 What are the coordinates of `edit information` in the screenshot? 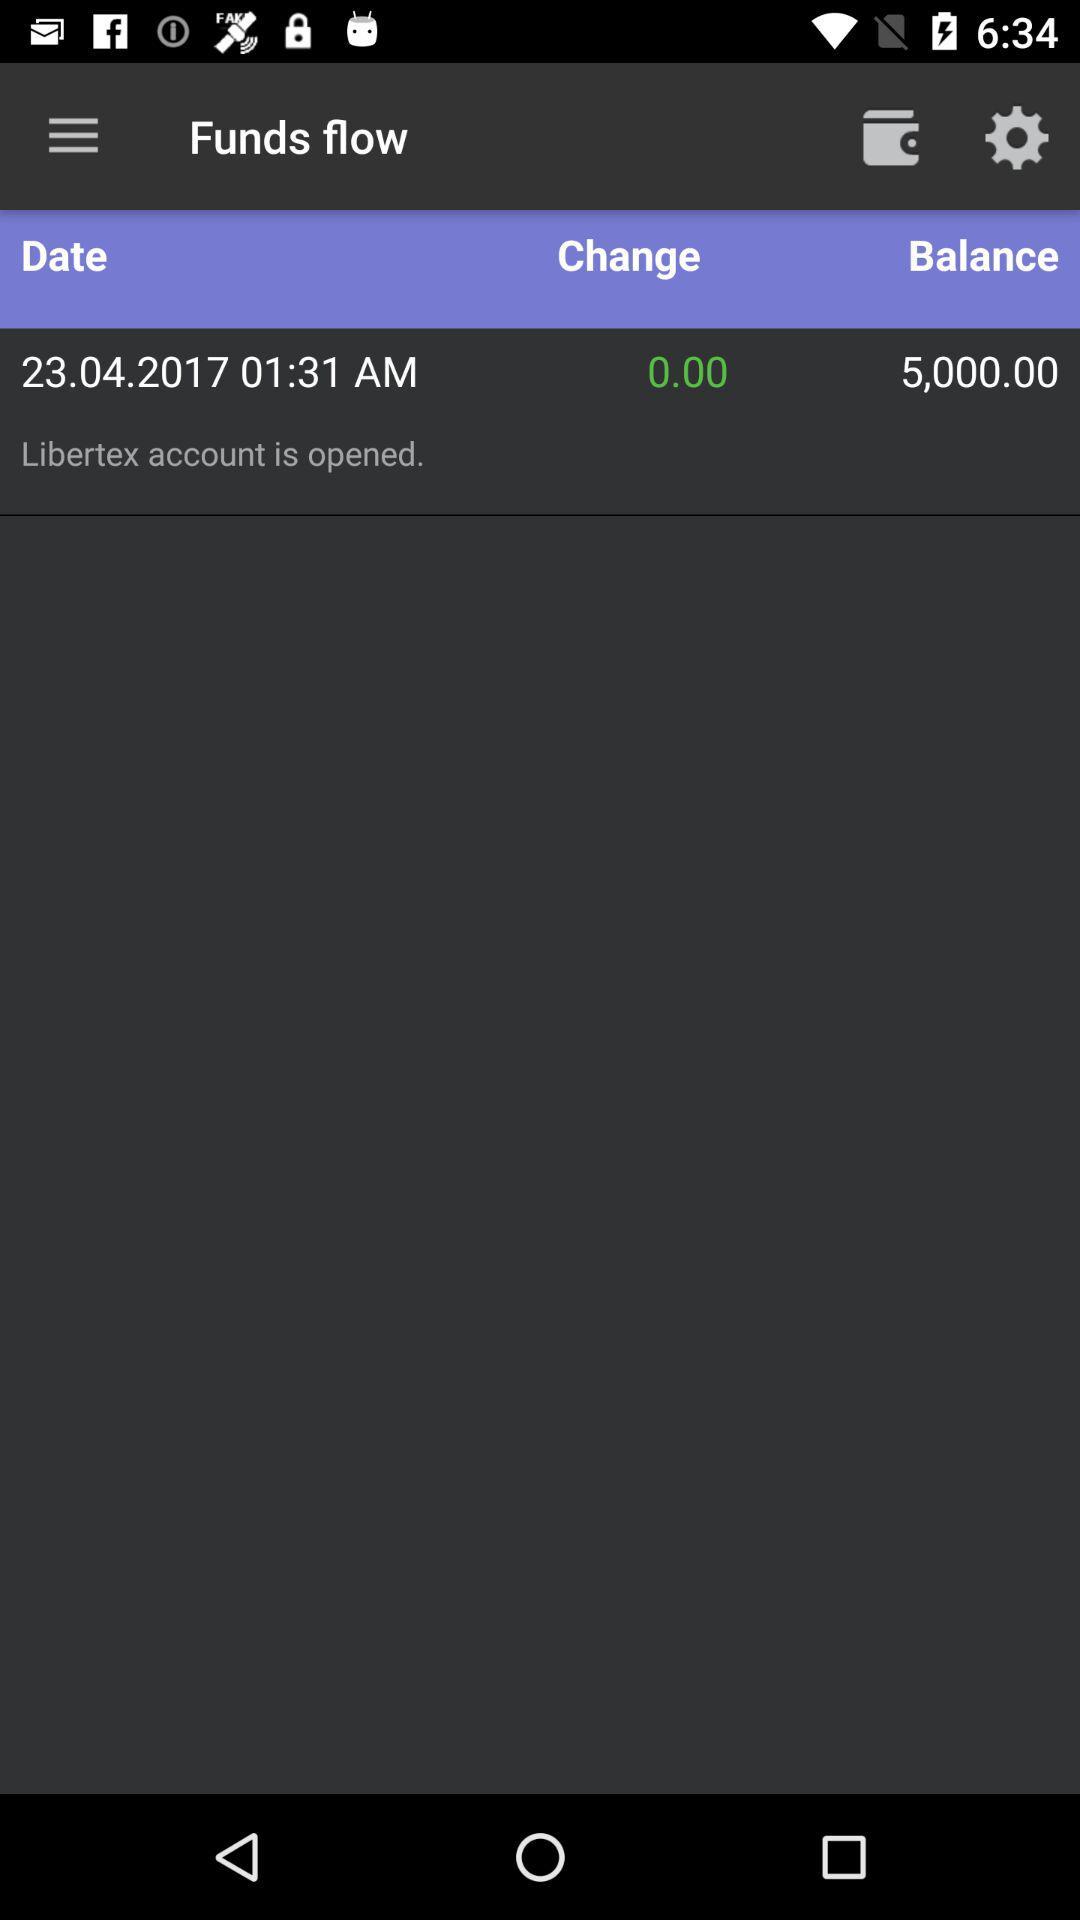 It's located at (1017, 135).